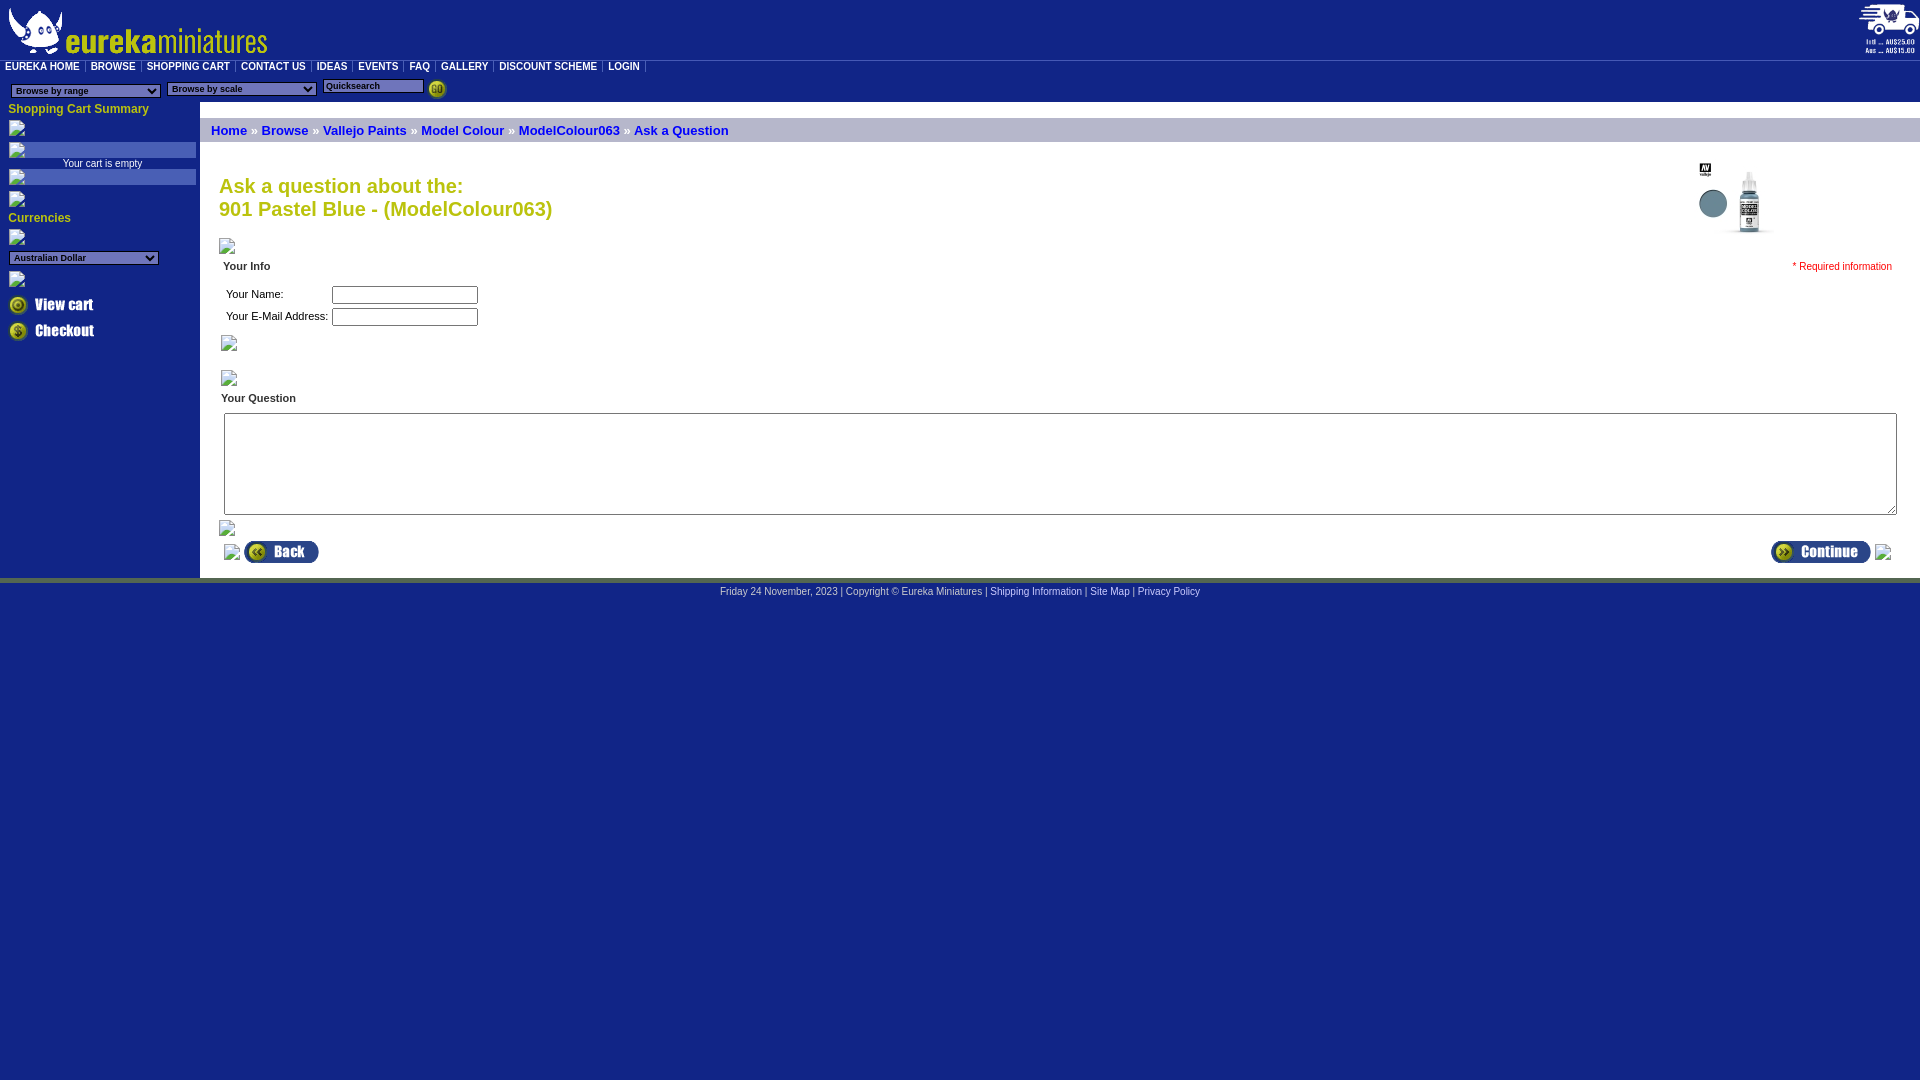  What do you see at coordinates (332, 65) in the screenshot?
I see `'IDEAS'` at bounding box center [332, 65].